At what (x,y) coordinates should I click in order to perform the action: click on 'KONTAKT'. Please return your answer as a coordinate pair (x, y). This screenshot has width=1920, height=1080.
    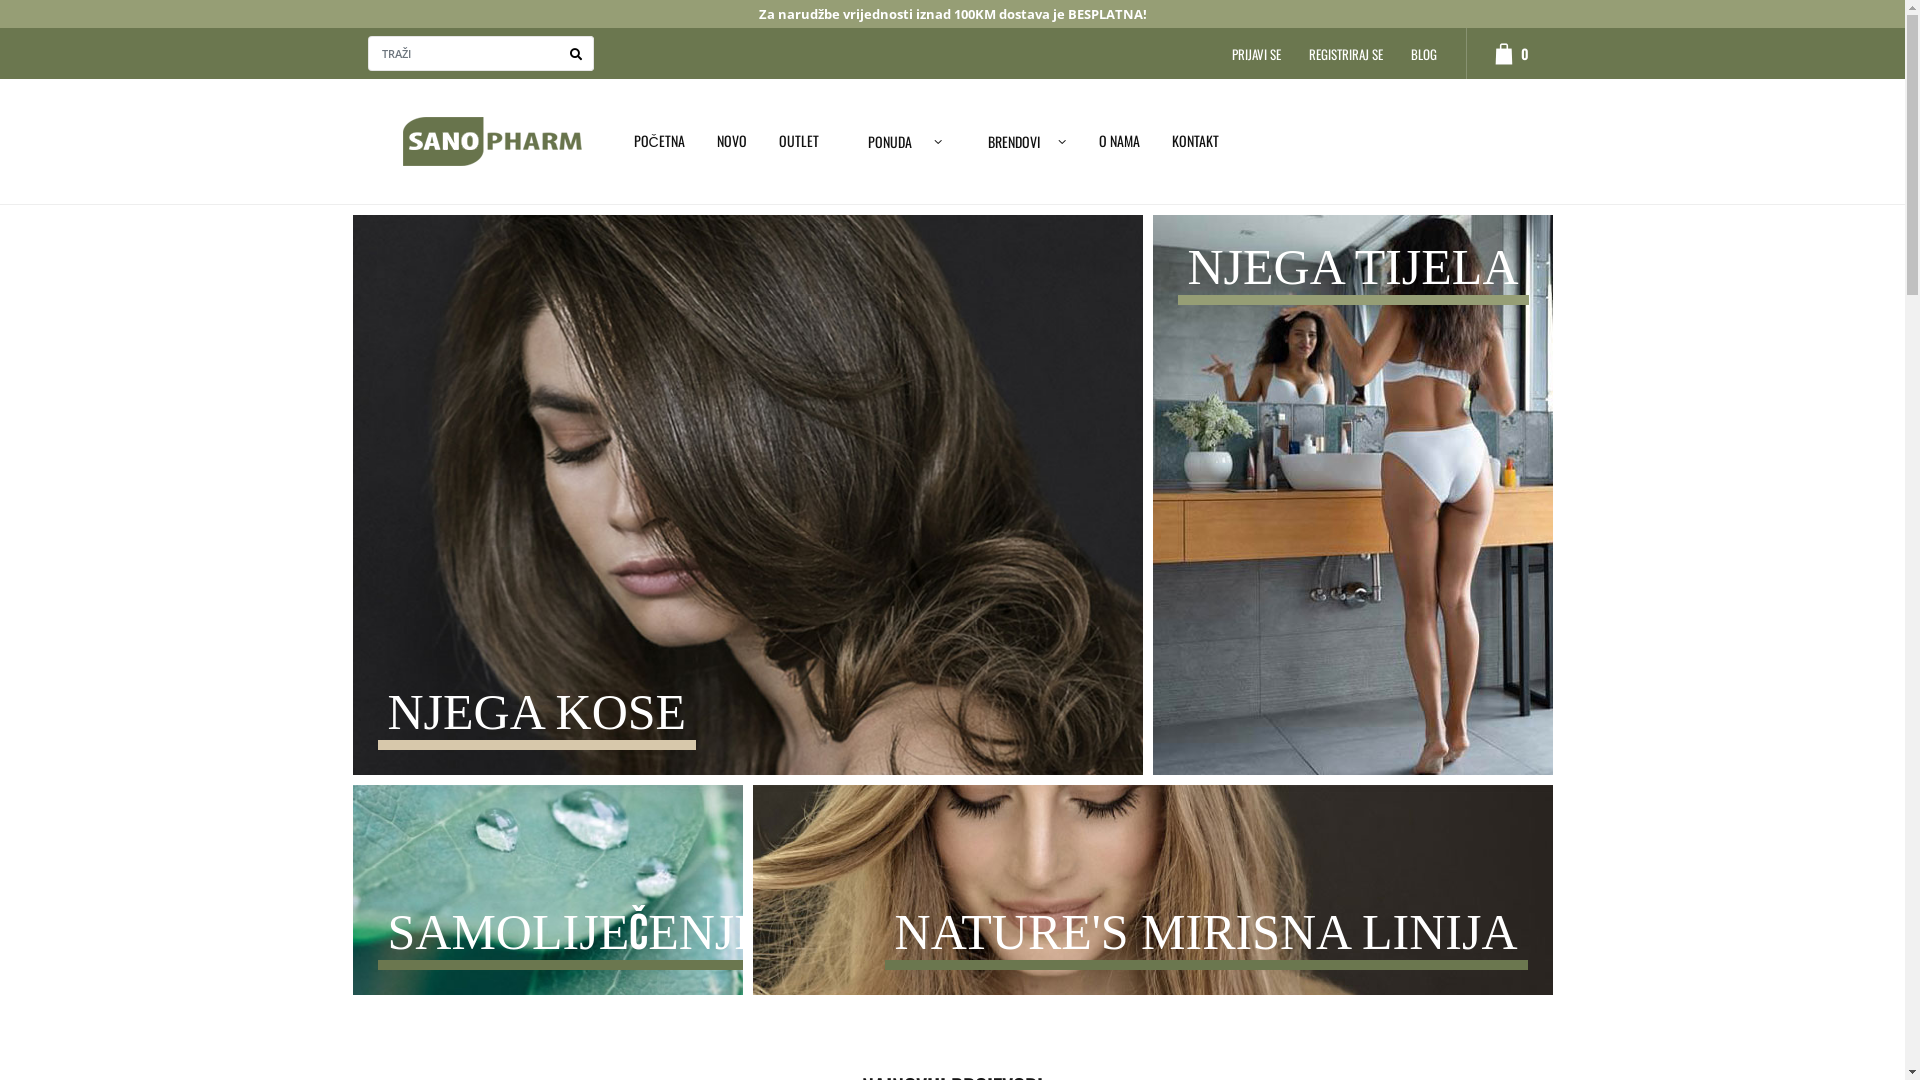
    Looking at the image, I should click on (1156, 139).